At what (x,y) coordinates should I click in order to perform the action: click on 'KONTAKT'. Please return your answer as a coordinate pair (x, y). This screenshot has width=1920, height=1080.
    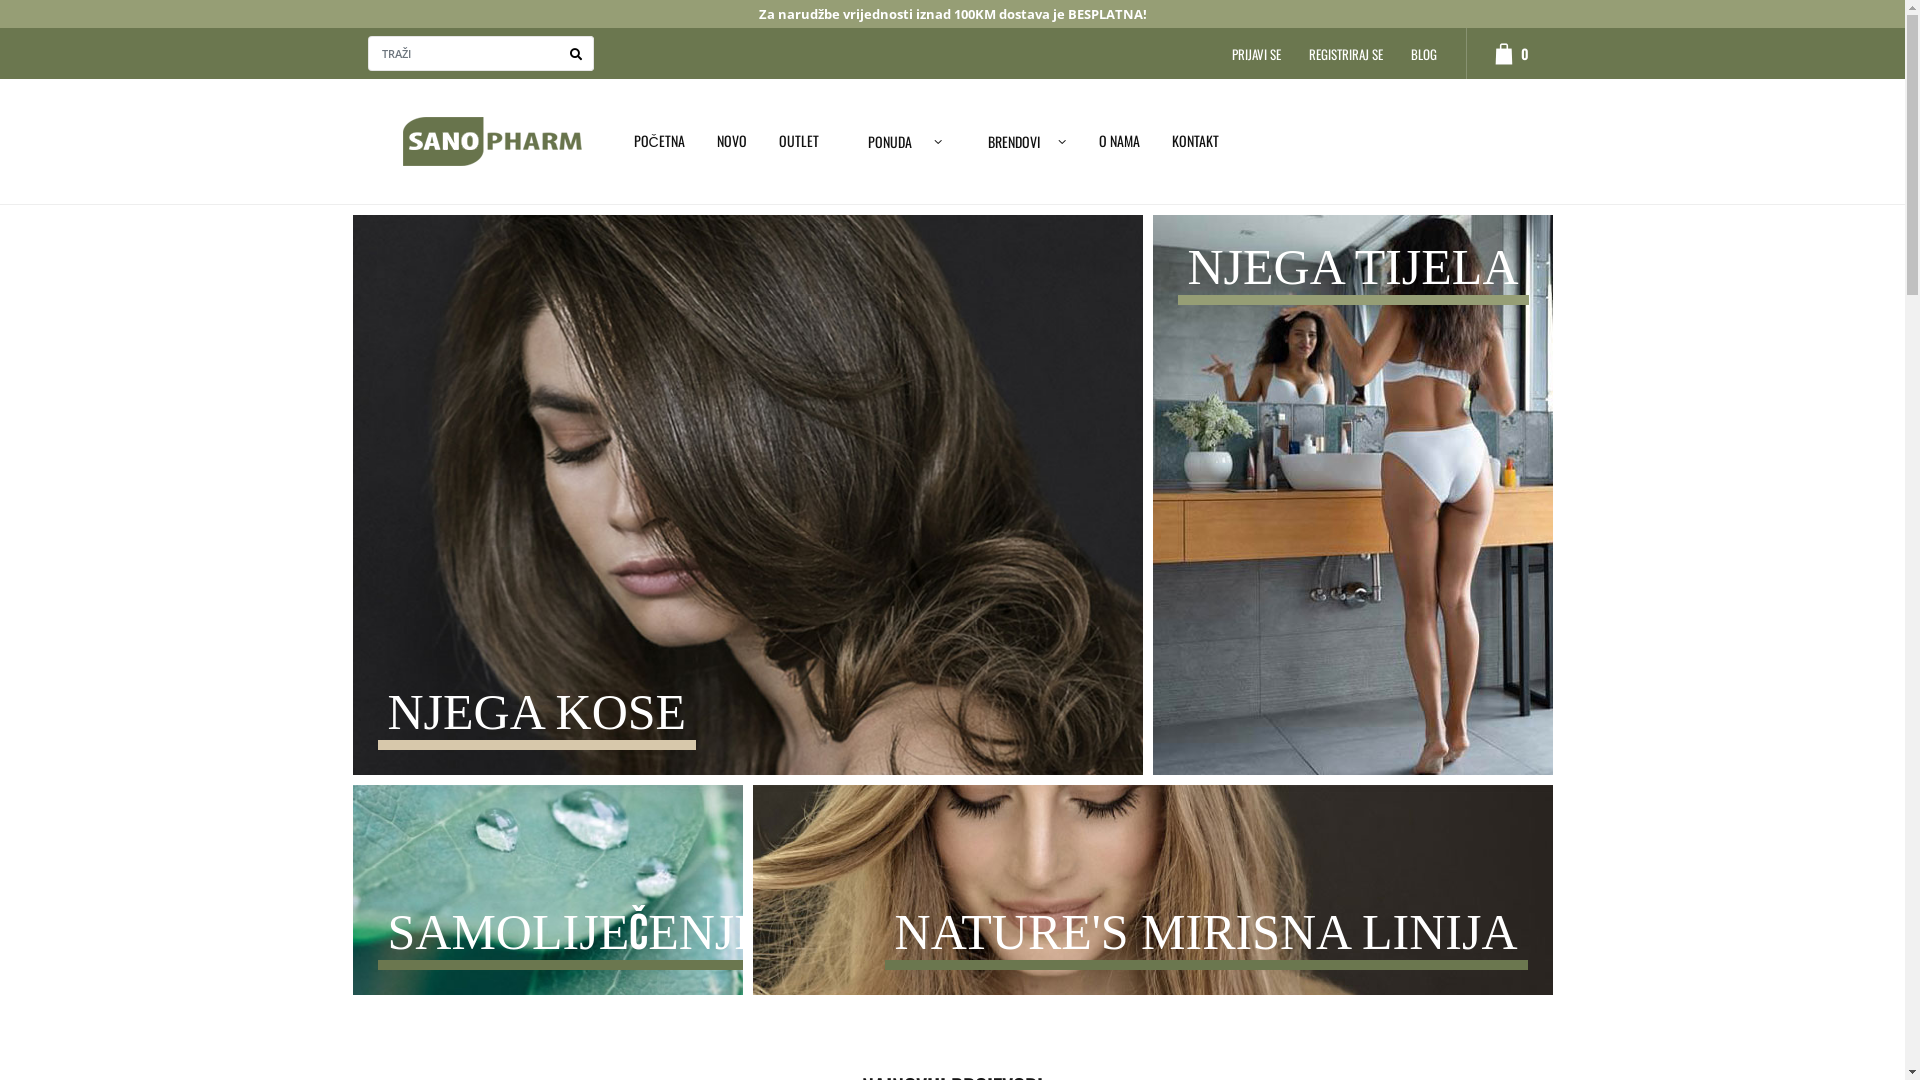
    Looking at the image, I should click on (1156, 139).